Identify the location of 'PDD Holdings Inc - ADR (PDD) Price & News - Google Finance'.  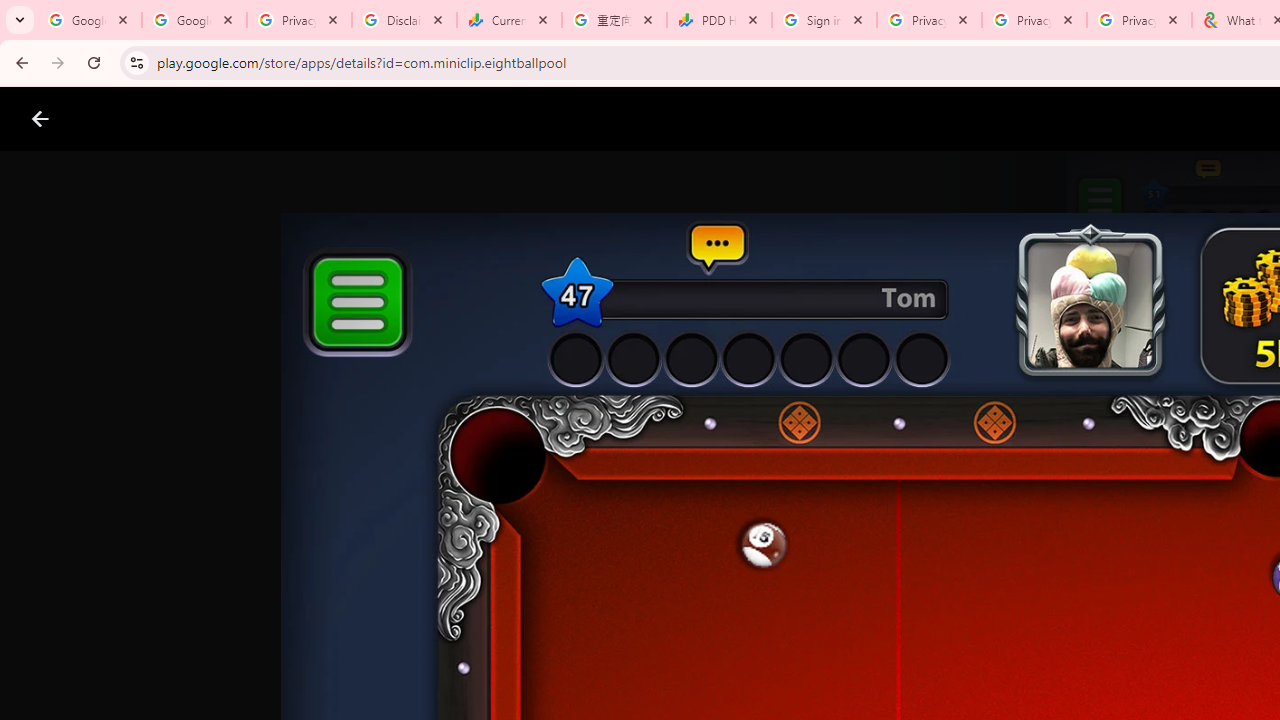
(719, 20).